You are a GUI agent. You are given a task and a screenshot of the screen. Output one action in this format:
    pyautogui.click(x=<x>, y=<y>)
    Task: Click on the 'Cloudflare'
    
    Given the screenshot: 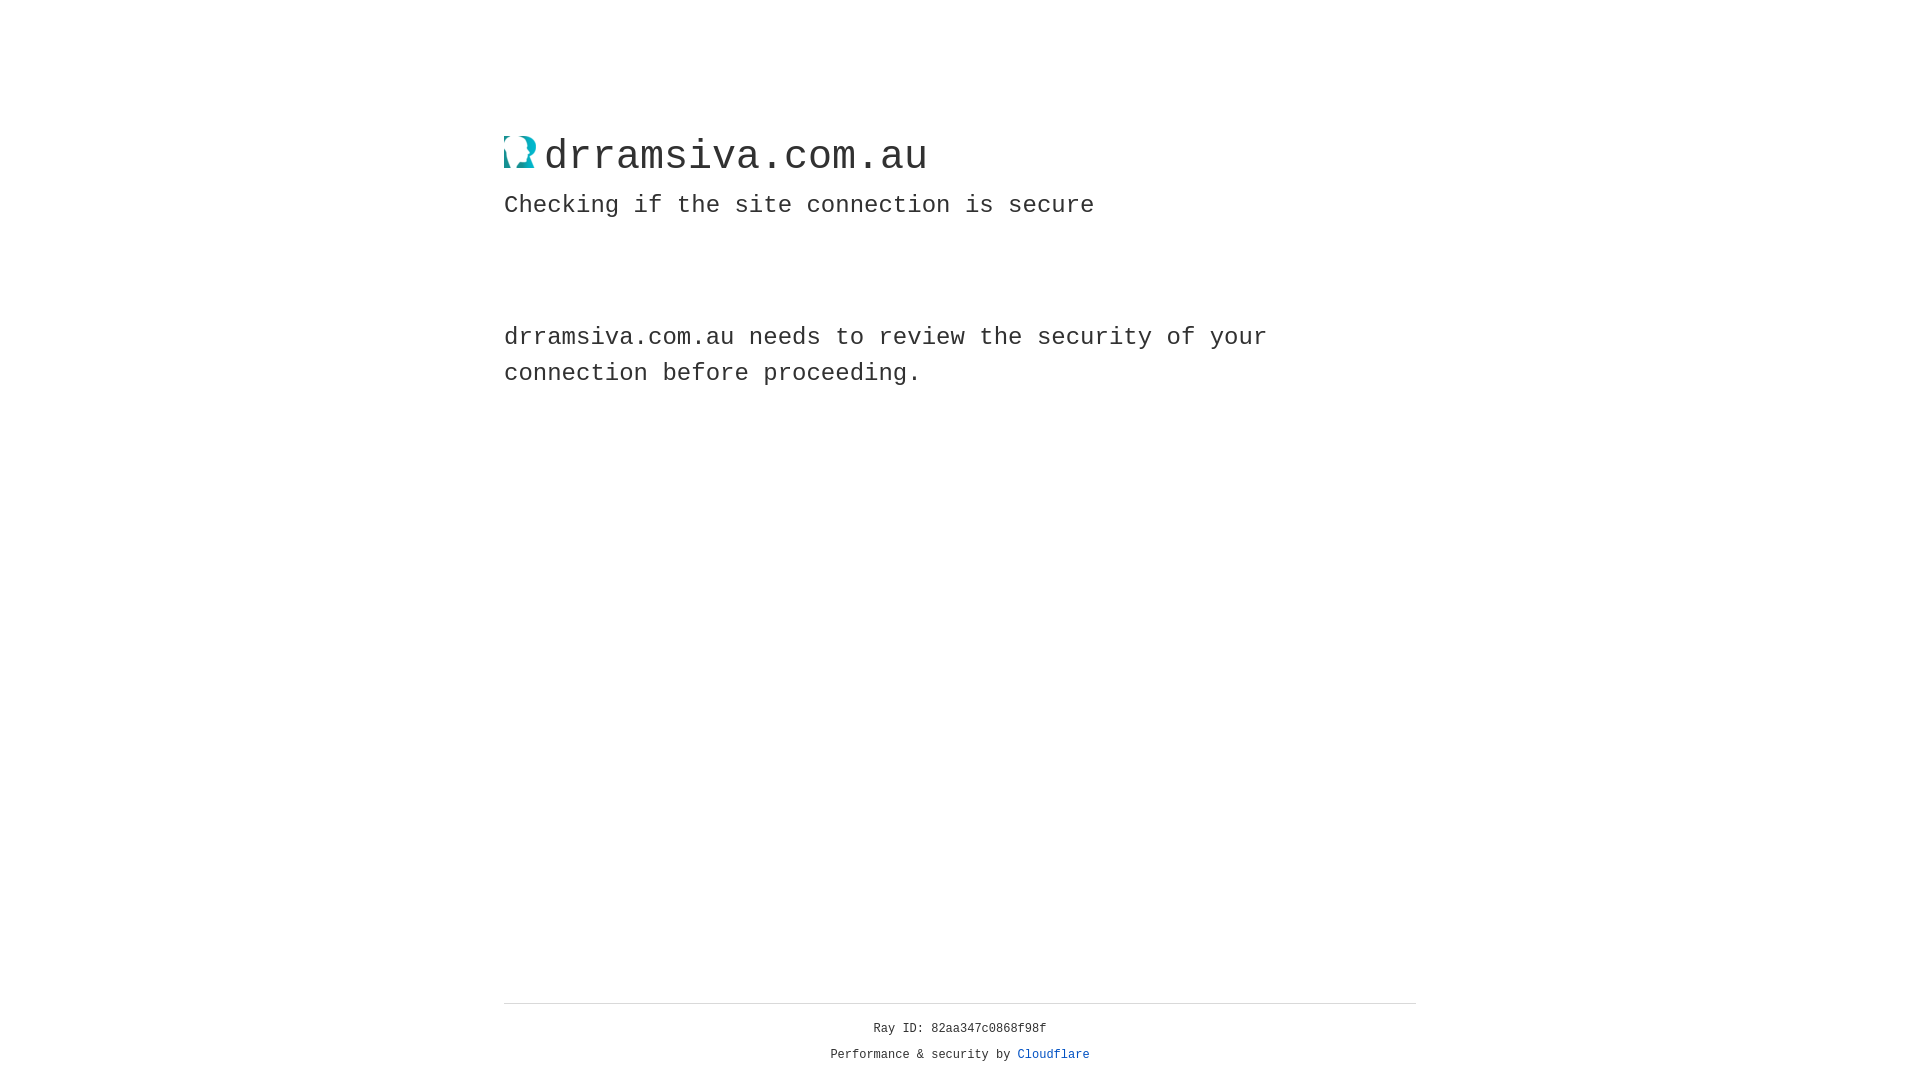 What is the action you would take?
    pyautogui.click(x=1017, y=1054)
    